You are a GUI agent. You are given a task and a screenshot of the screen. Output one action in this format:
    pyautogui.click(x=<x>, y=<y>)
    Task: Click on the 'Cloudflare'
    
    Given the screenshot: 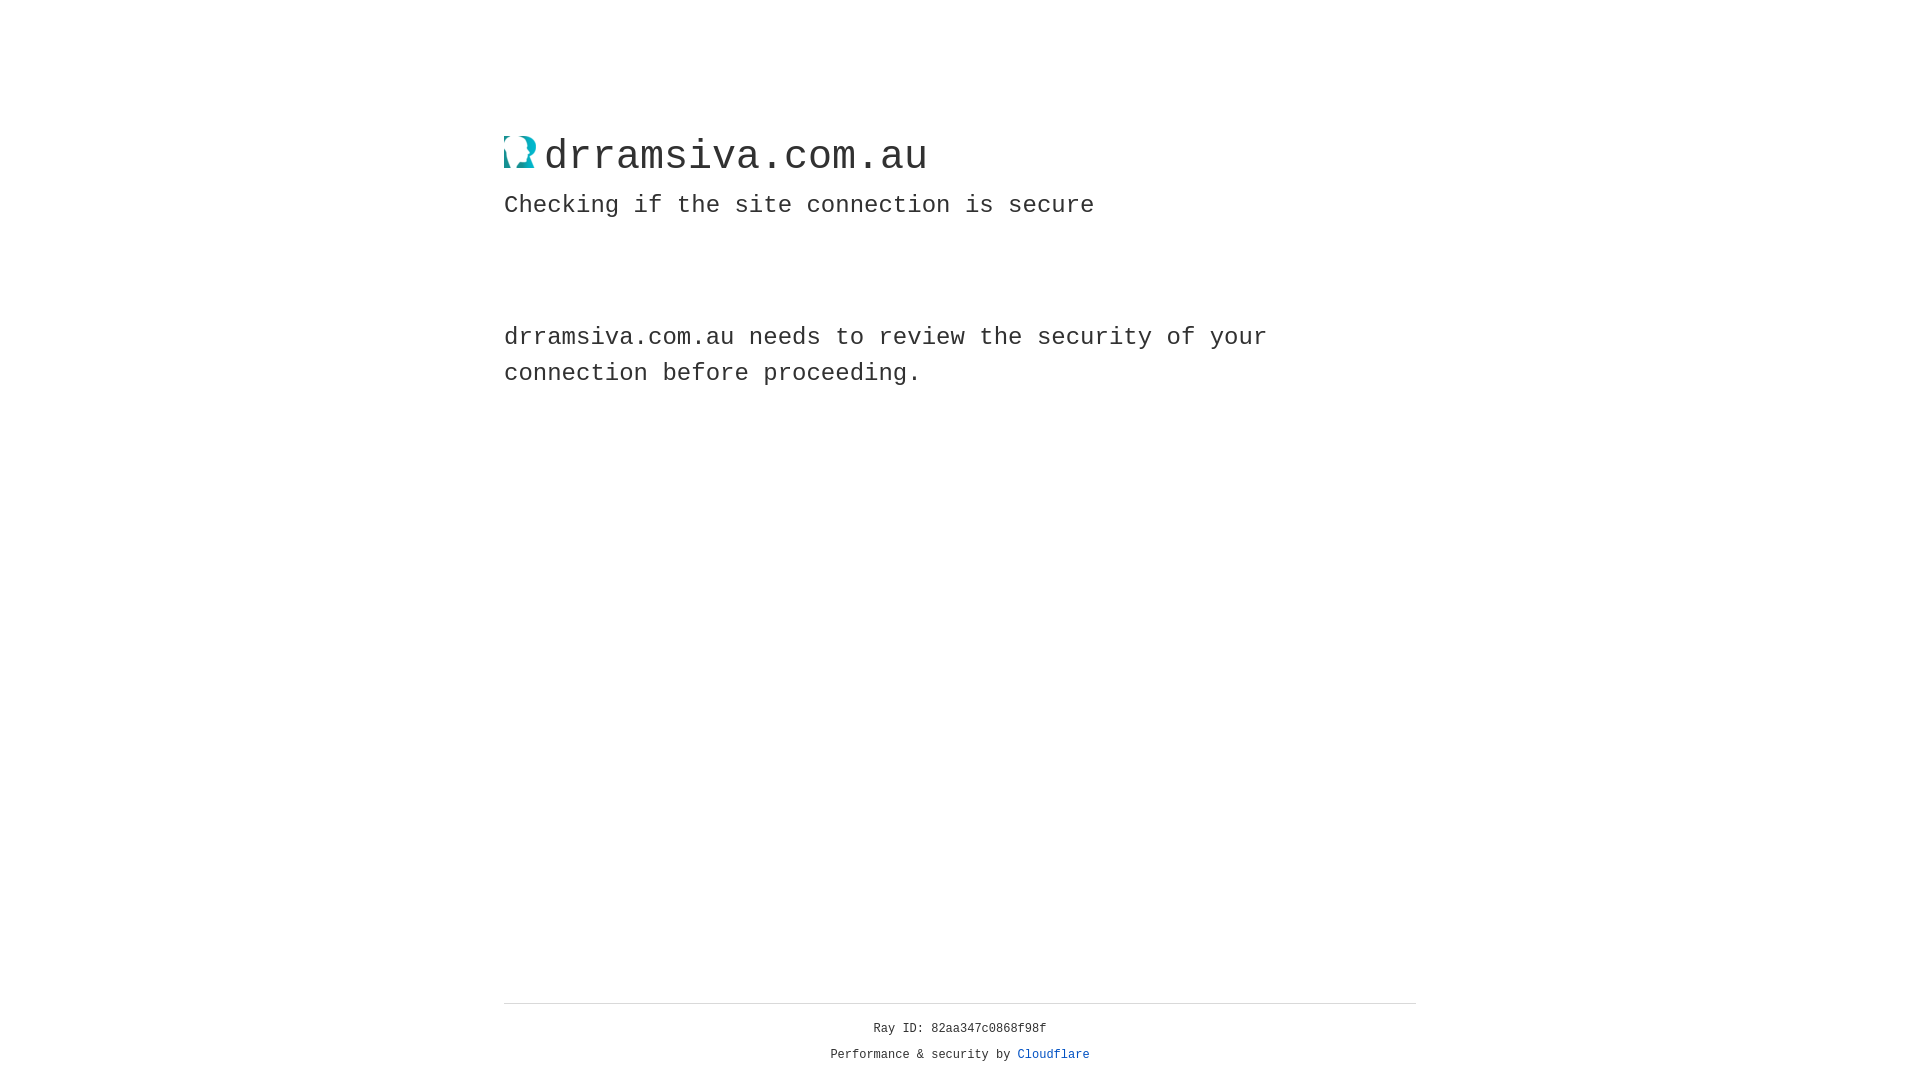 What is the action you would take?
    pyautogui.click(x=1017, y=1054)
    